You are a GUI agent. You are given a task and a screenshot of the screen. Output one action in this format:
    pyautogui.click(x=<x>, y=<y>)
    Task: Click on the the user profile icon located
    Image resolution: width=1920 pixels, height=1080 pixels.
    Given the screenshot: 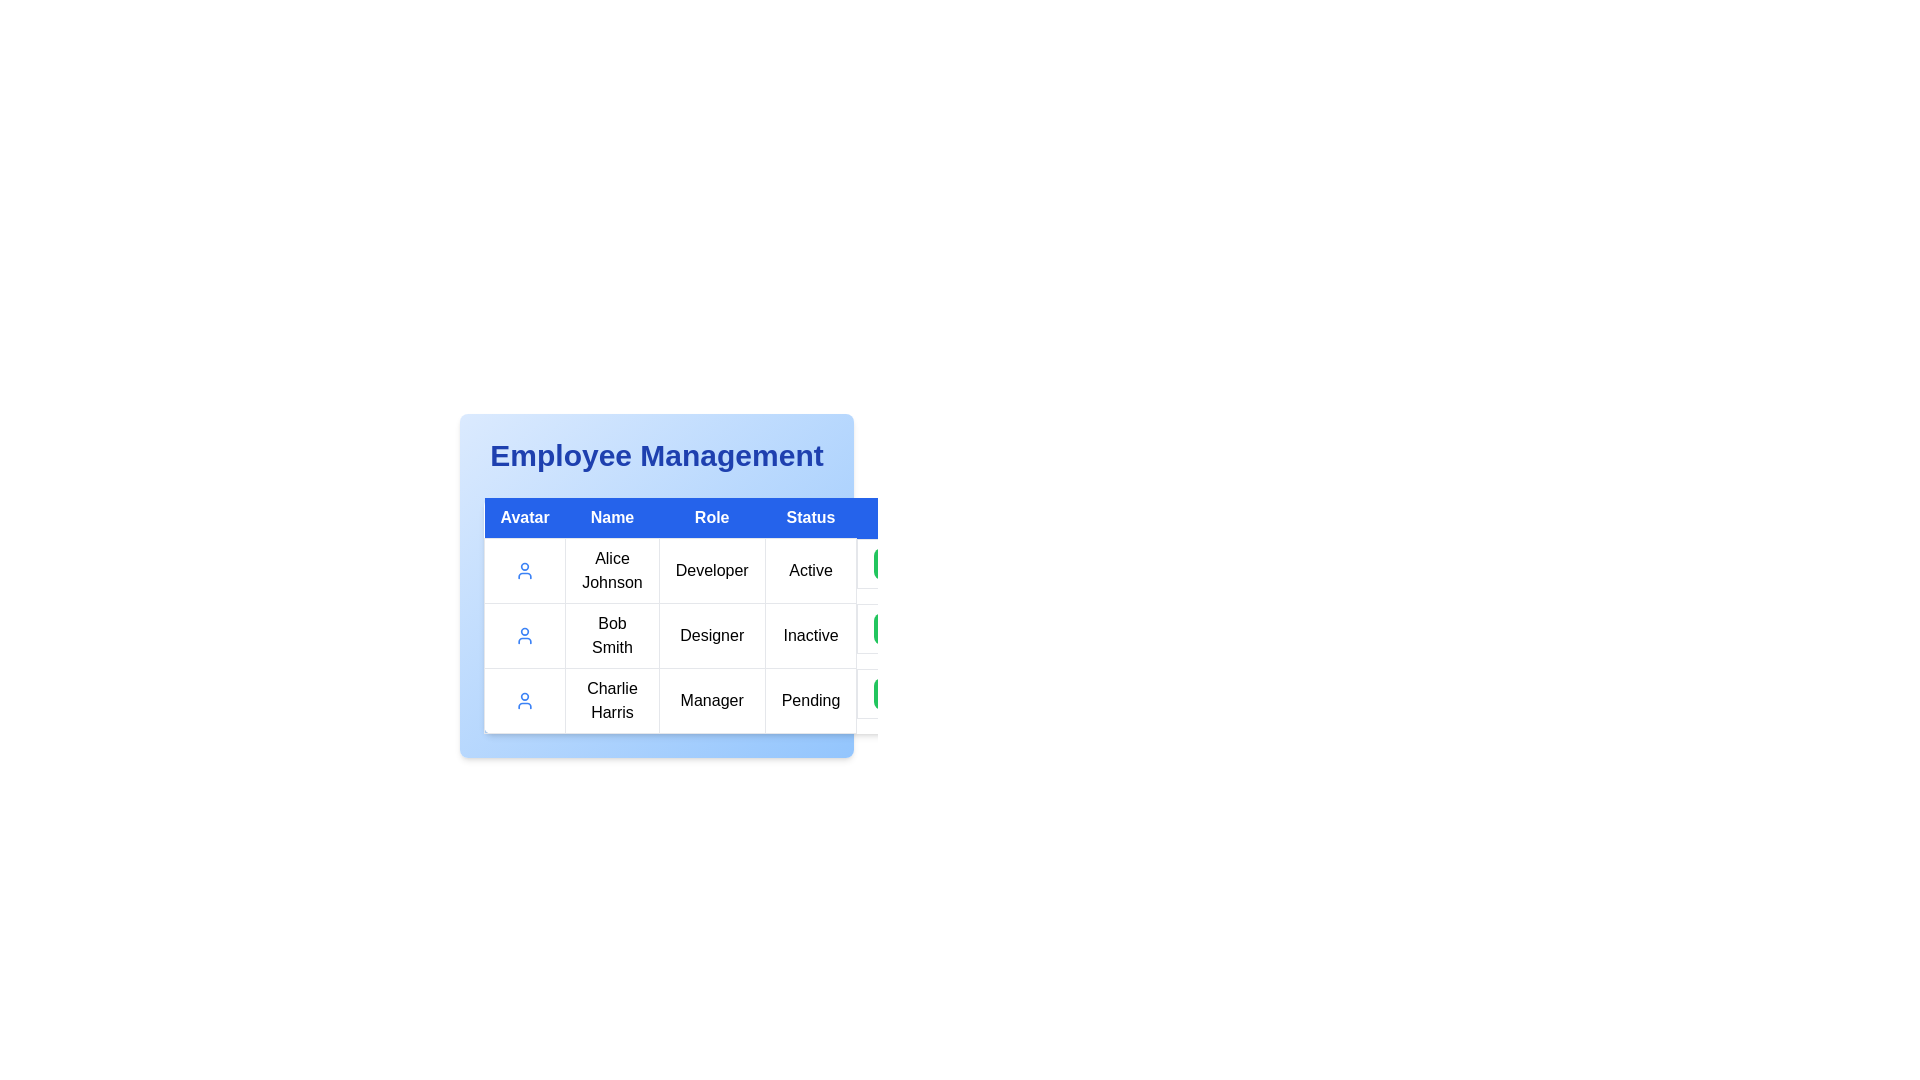 What is the action you would take?
    pyautogui.click(x=525, y=700)
    